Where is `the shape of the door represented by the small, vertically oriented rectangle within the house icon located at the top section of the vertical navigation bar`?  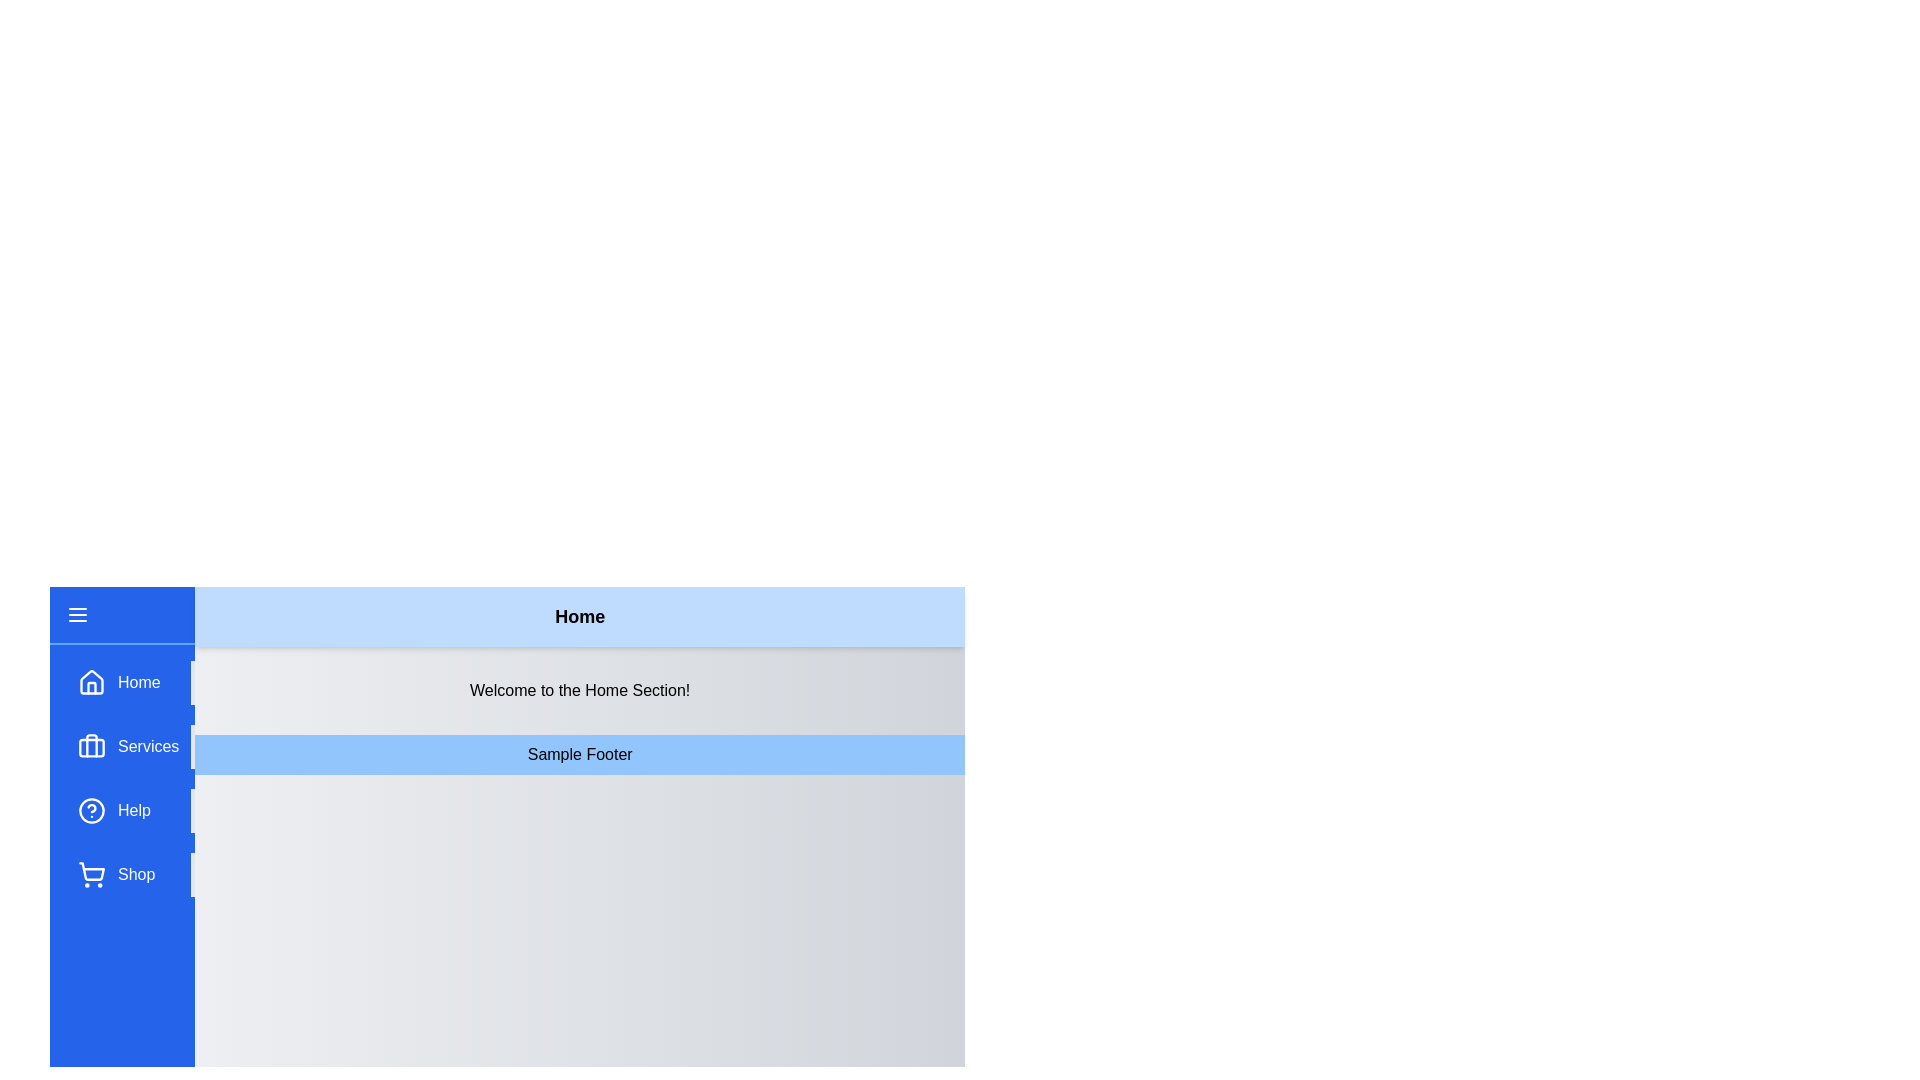
the shape of the door represented by the small, vertically oriented rectangle within the house icon located at the top section of the vertical navigation bar is located at coordinates (90, 686).